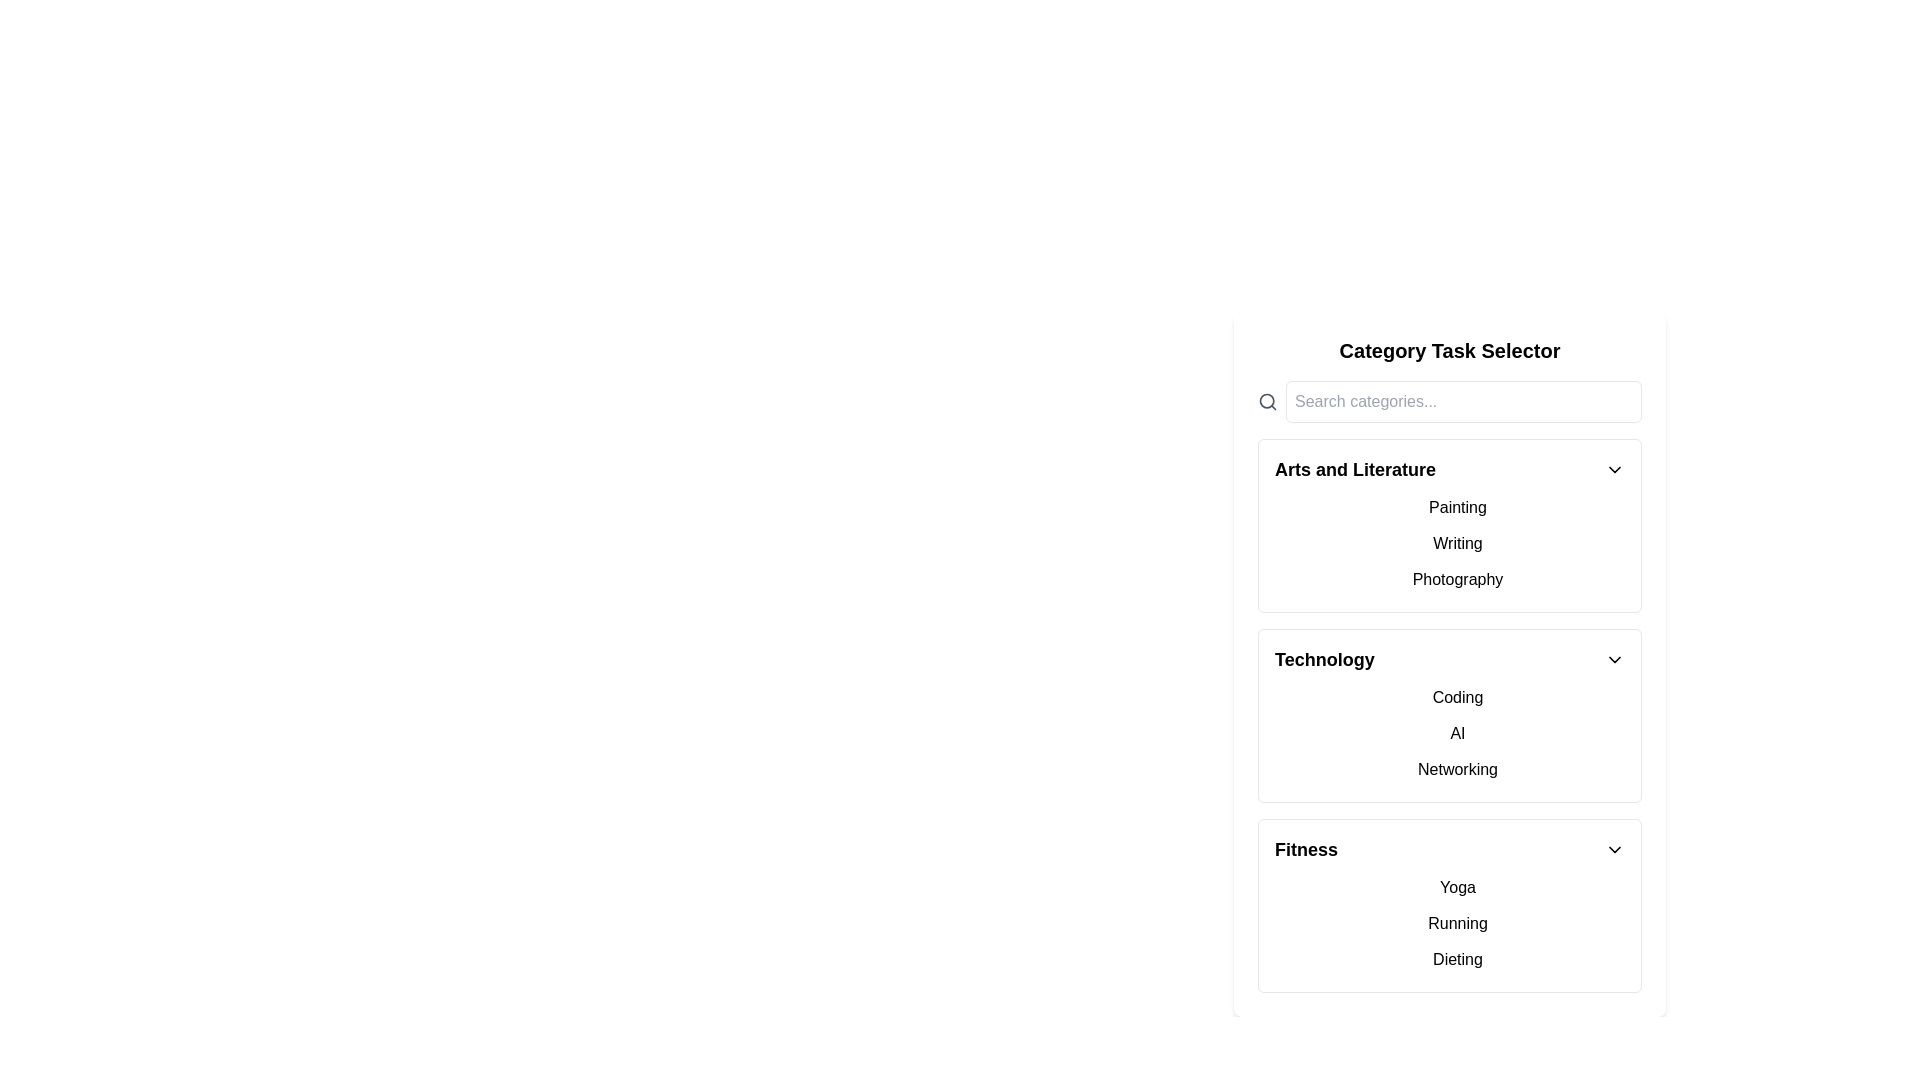 This screenshot has width=1920, height=1080. I want to click on the 'Coding' text item in the selectable category list within the 'Technology' category to change its text color to blue, so click(1458, 697).